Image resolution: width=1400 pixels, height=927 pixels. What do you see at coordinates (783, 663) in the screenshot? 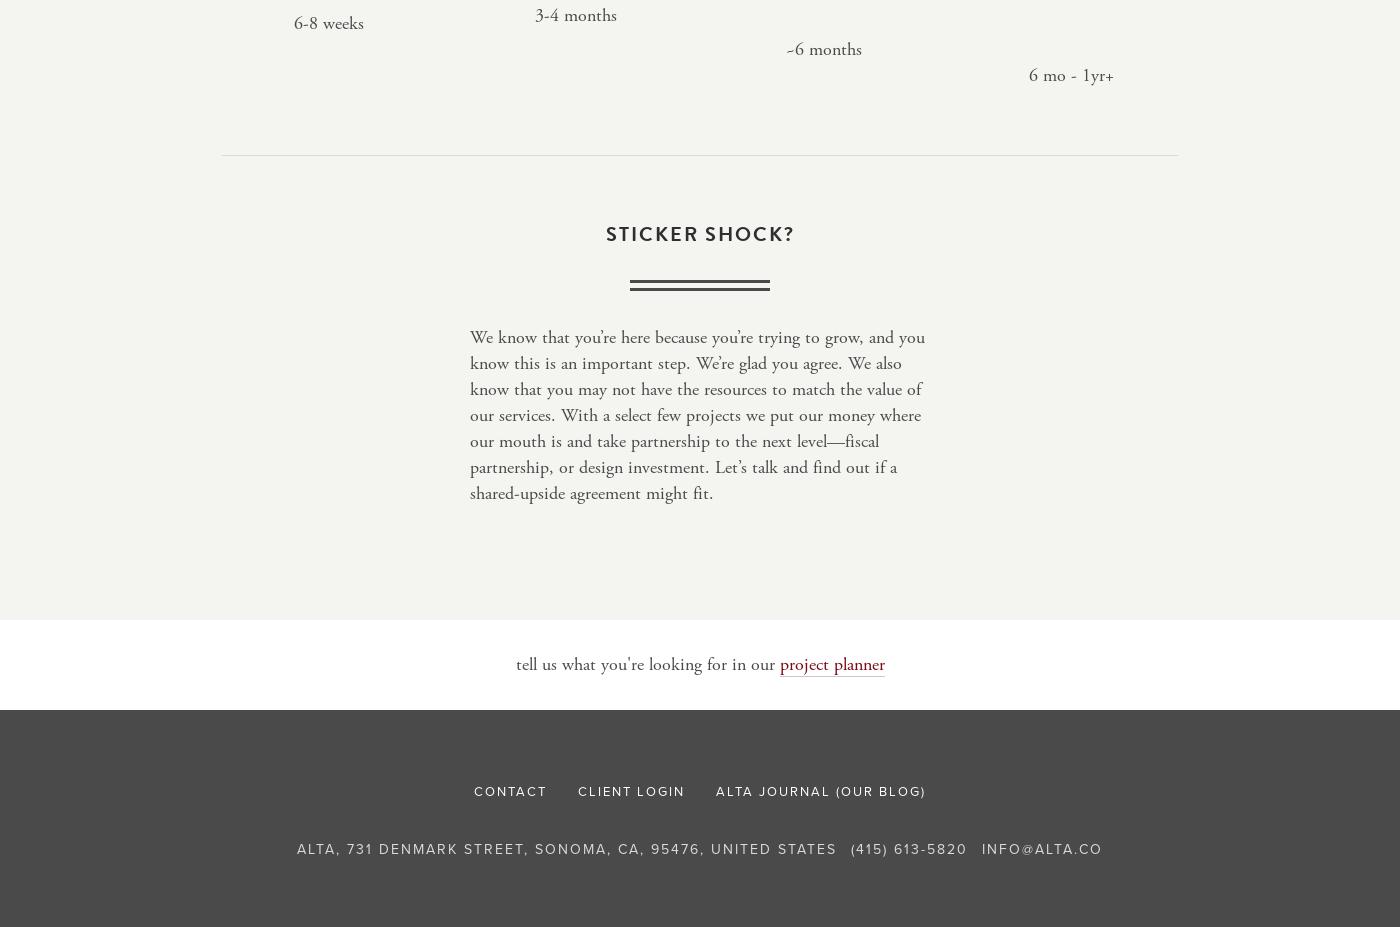
I see `'p'` at bounding box center [783, 663].